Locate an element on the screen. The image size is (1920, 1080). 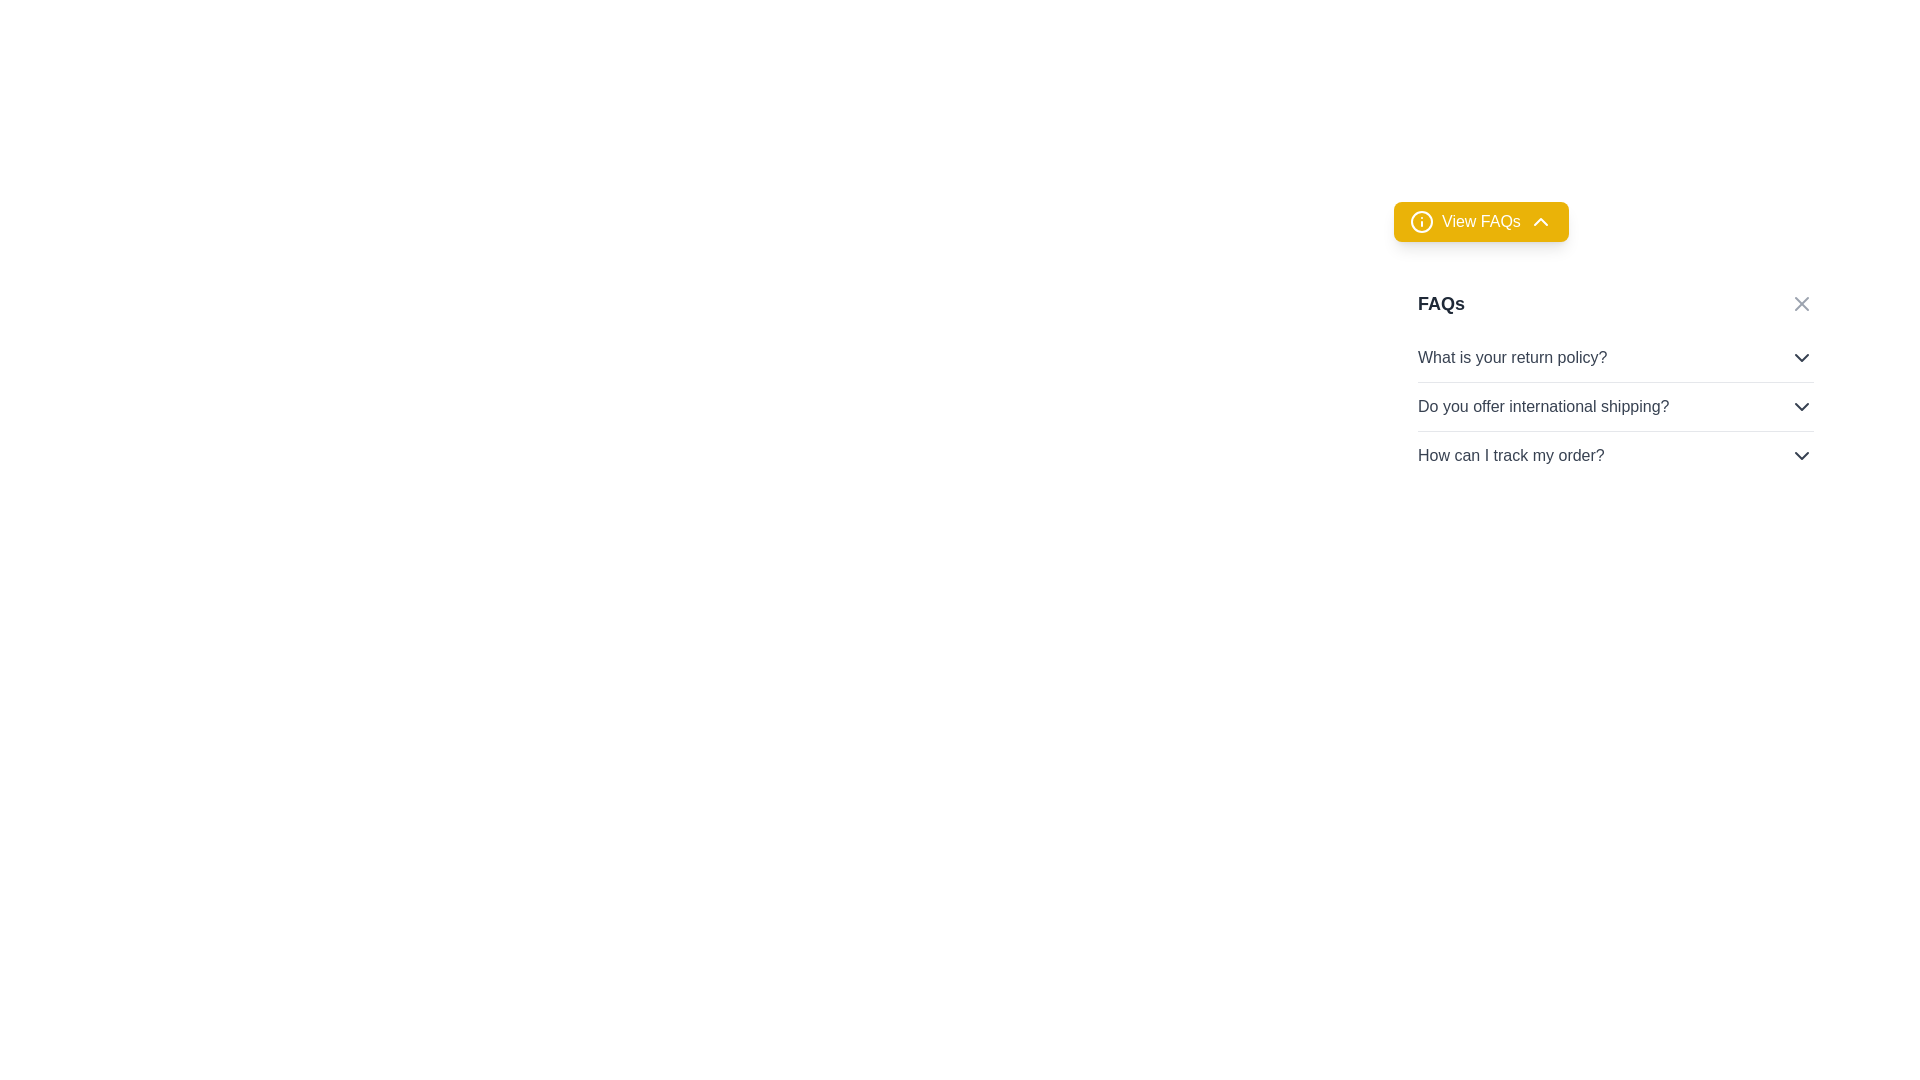
the dismiss or close icon button located is located at coordinates (1801, 304).